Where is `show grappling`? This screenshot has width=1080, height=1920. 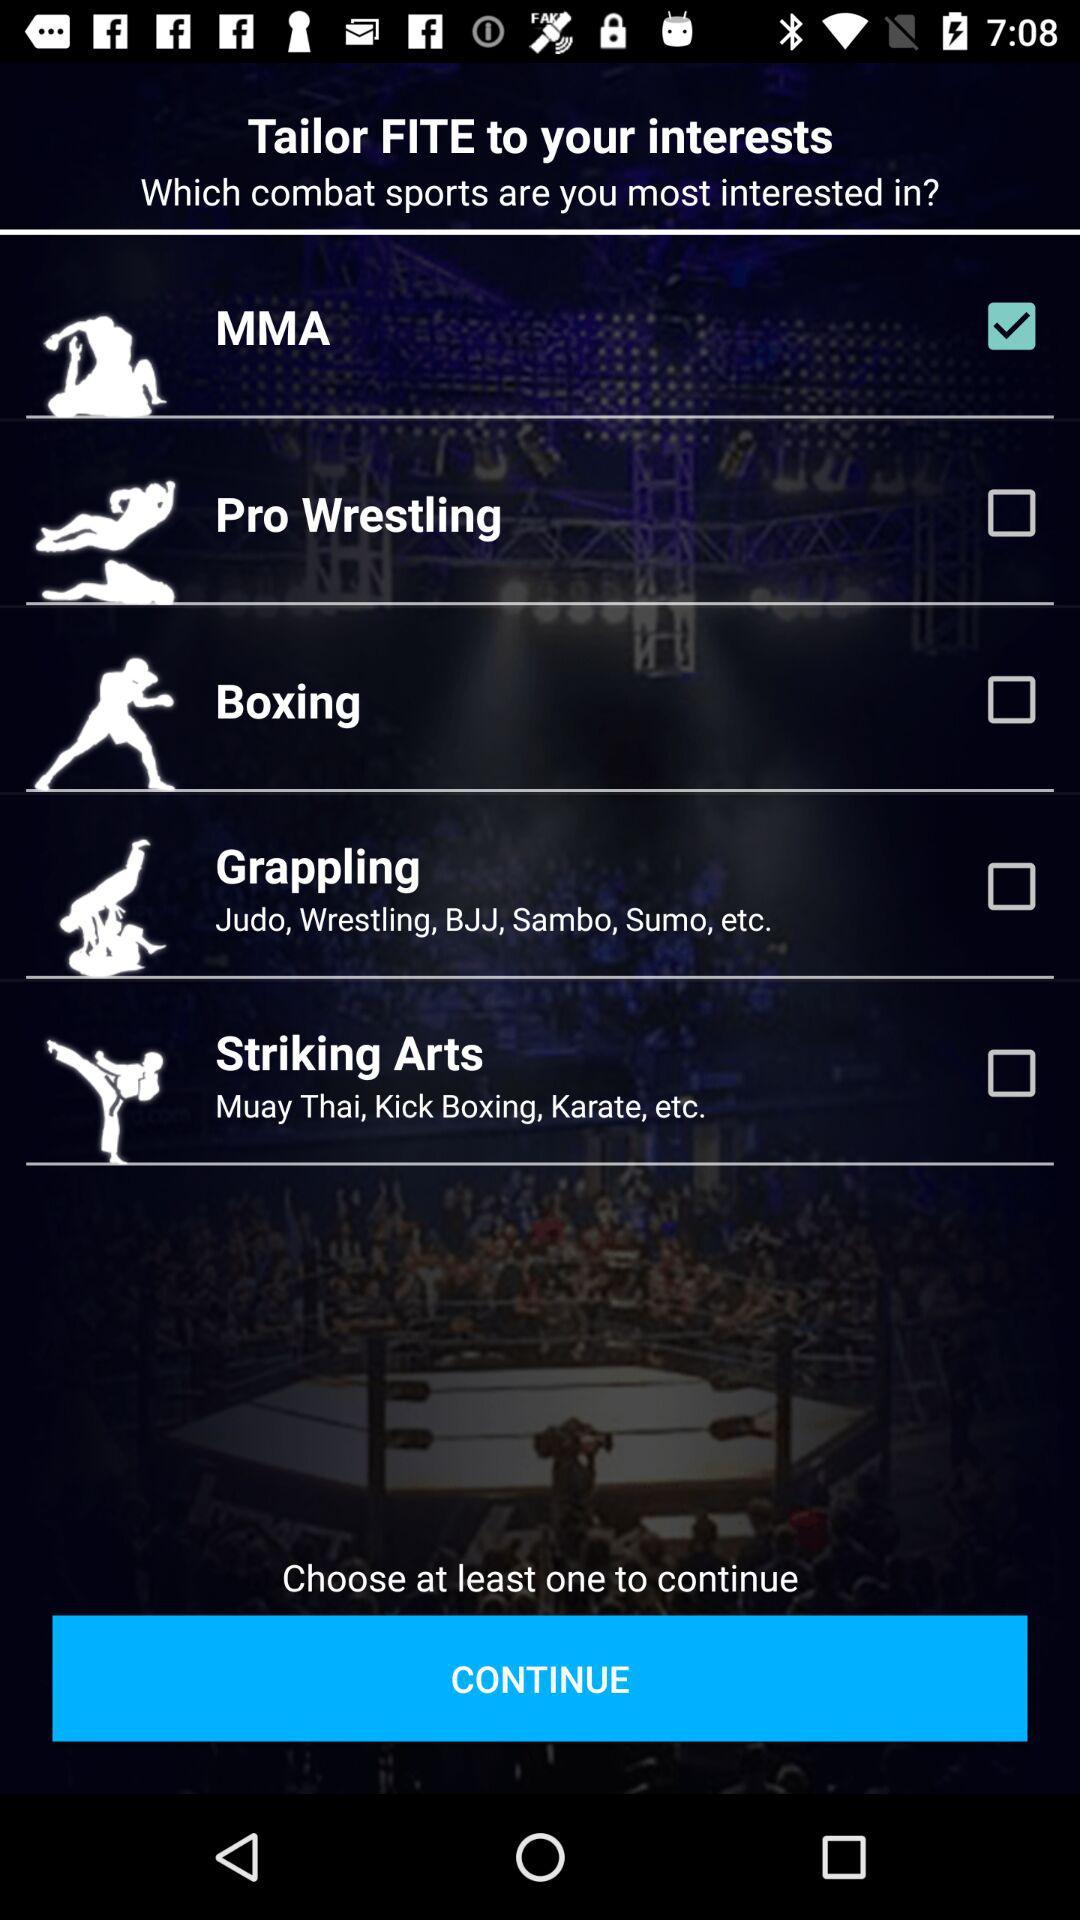
show grappling is located at coordinates (1011, 885).